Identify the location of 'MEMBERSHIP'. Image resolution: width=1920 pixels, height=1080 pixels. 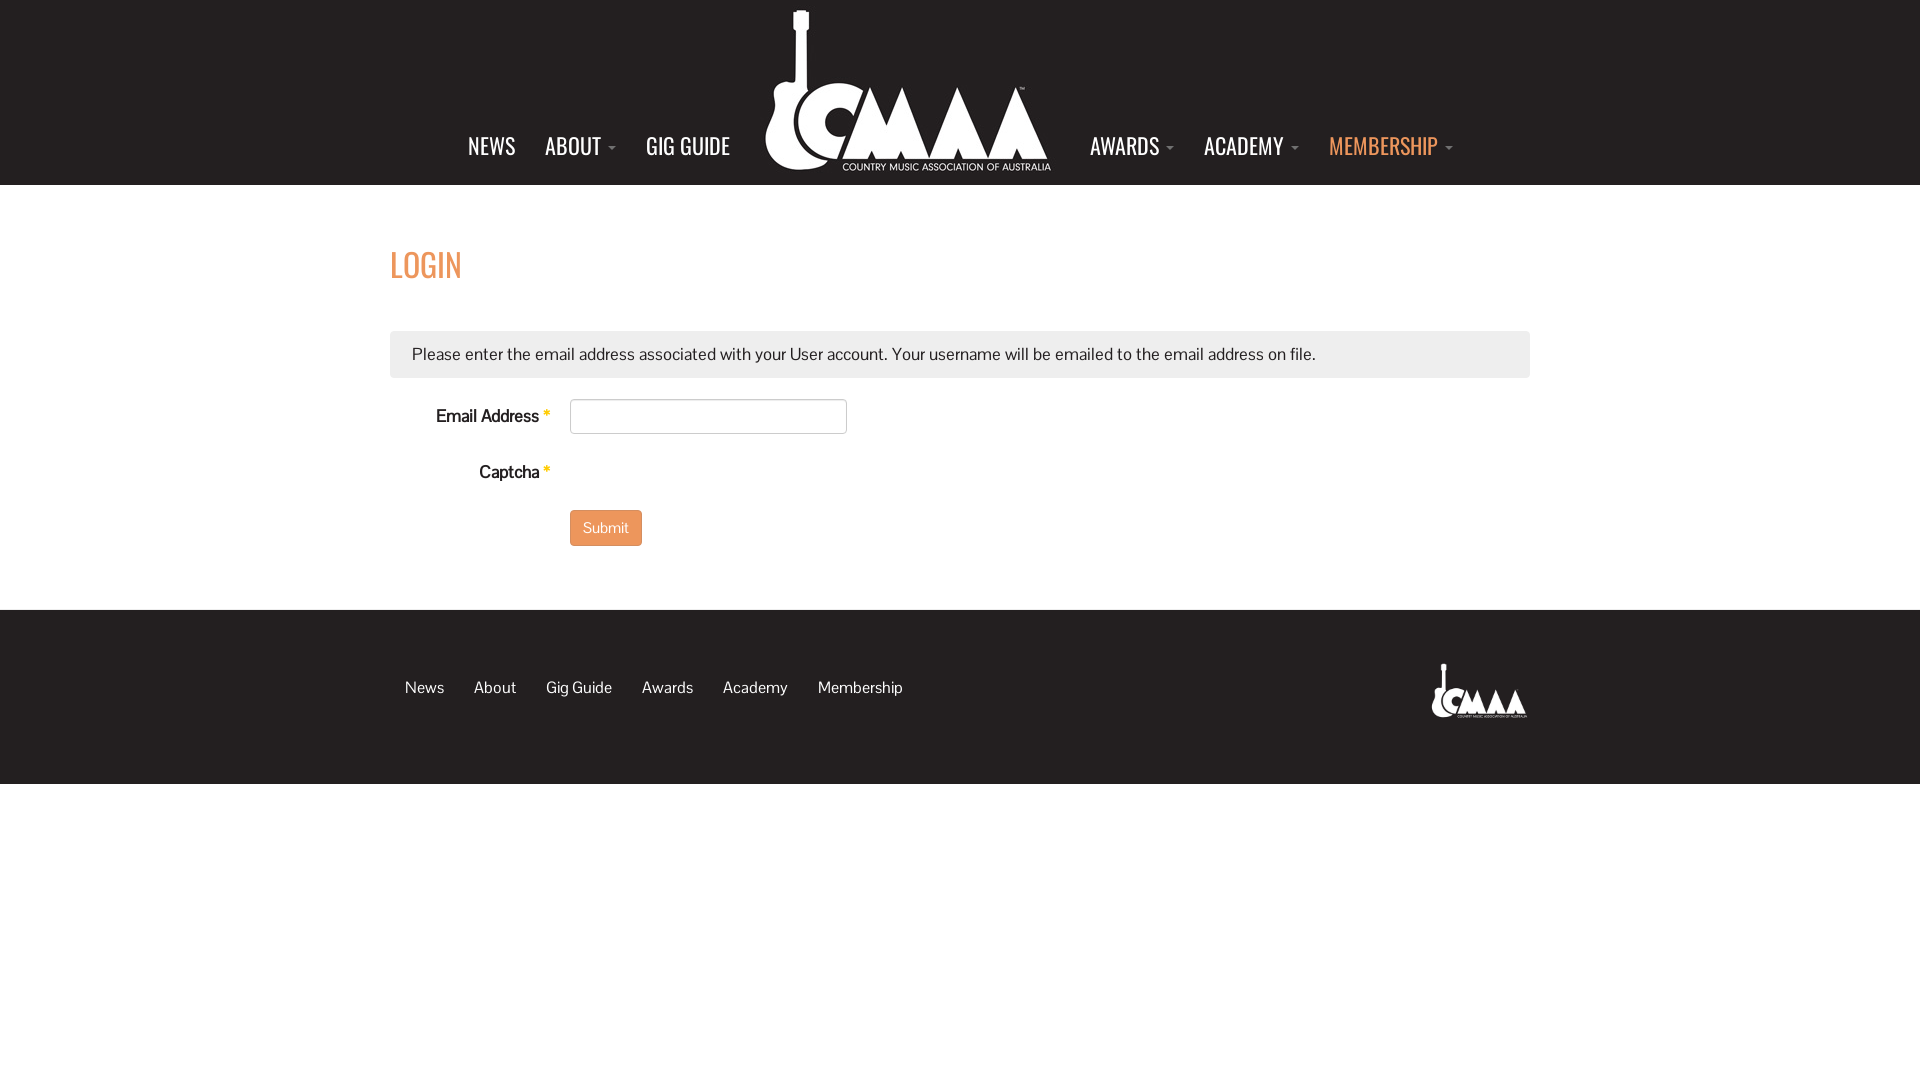
(1390, 144).